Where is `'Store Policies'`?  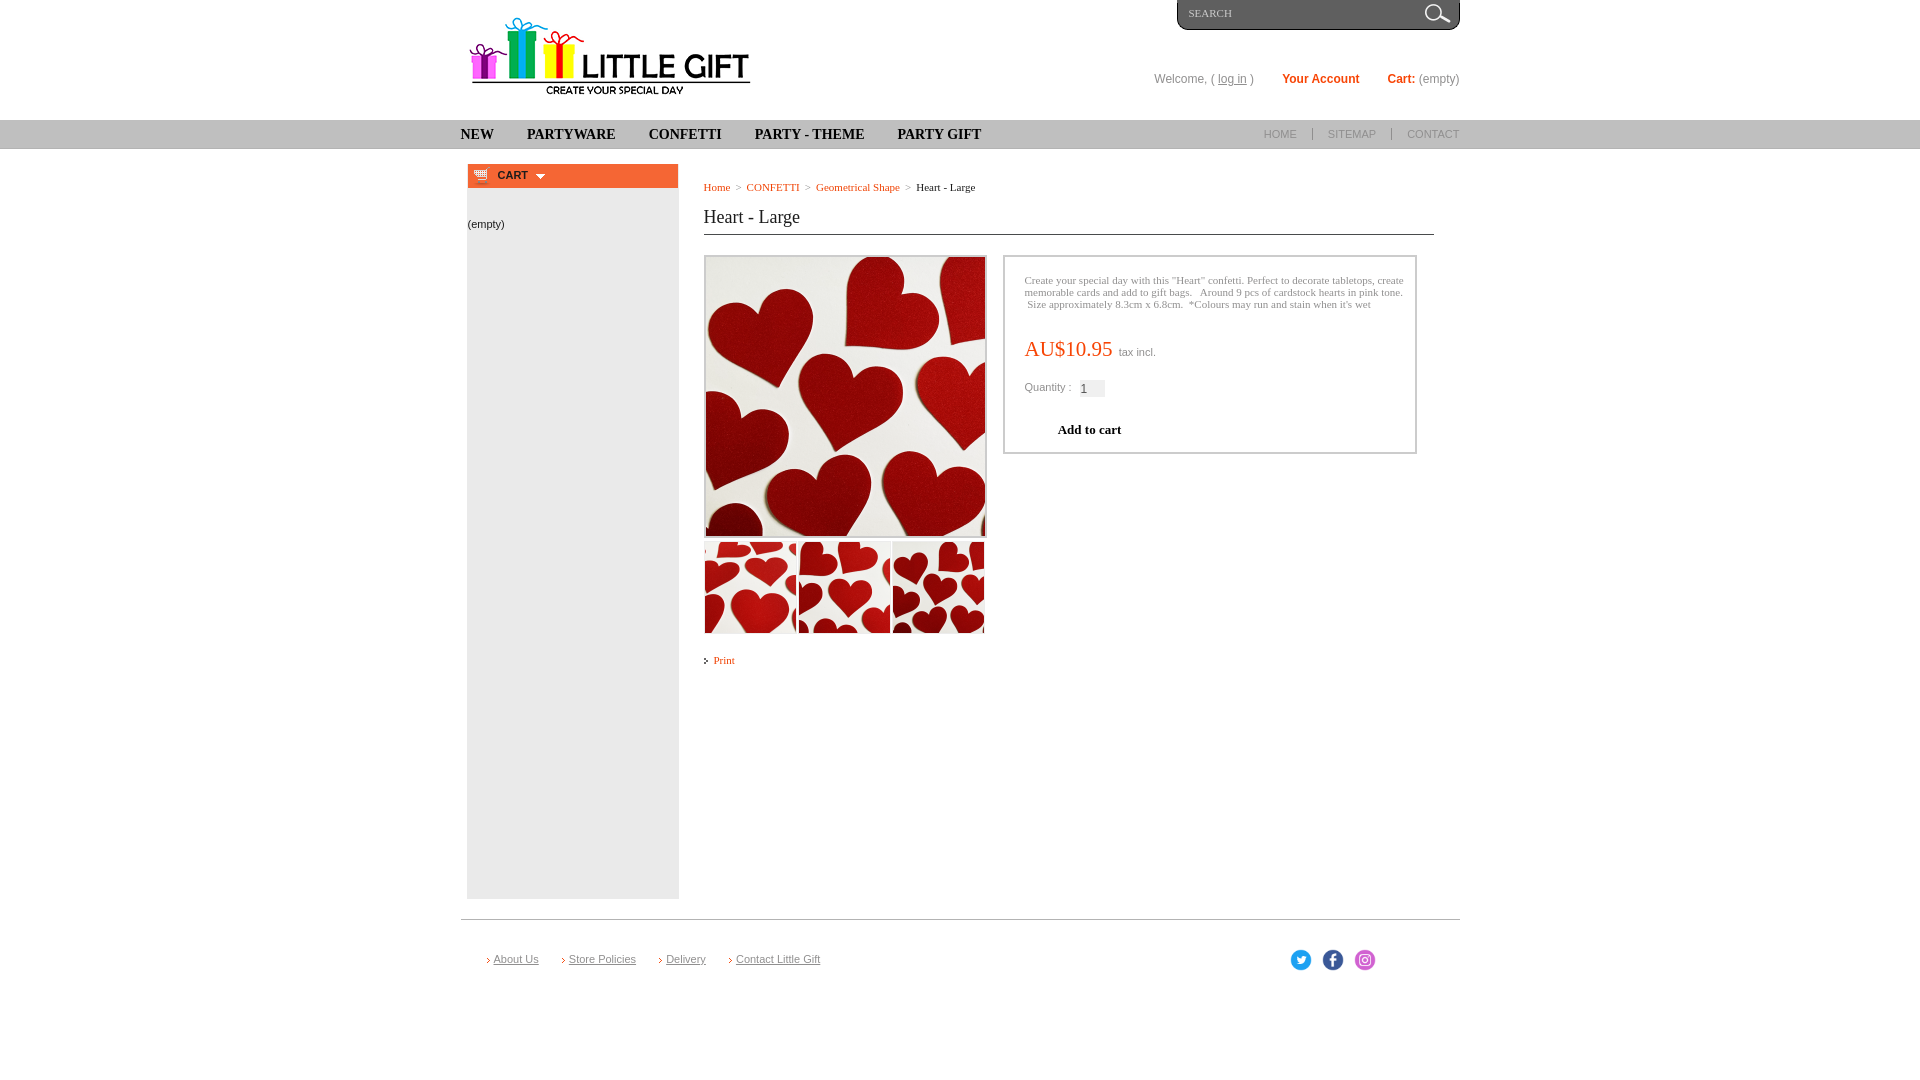
'Store Policies' is located at coordinates (601, 958).